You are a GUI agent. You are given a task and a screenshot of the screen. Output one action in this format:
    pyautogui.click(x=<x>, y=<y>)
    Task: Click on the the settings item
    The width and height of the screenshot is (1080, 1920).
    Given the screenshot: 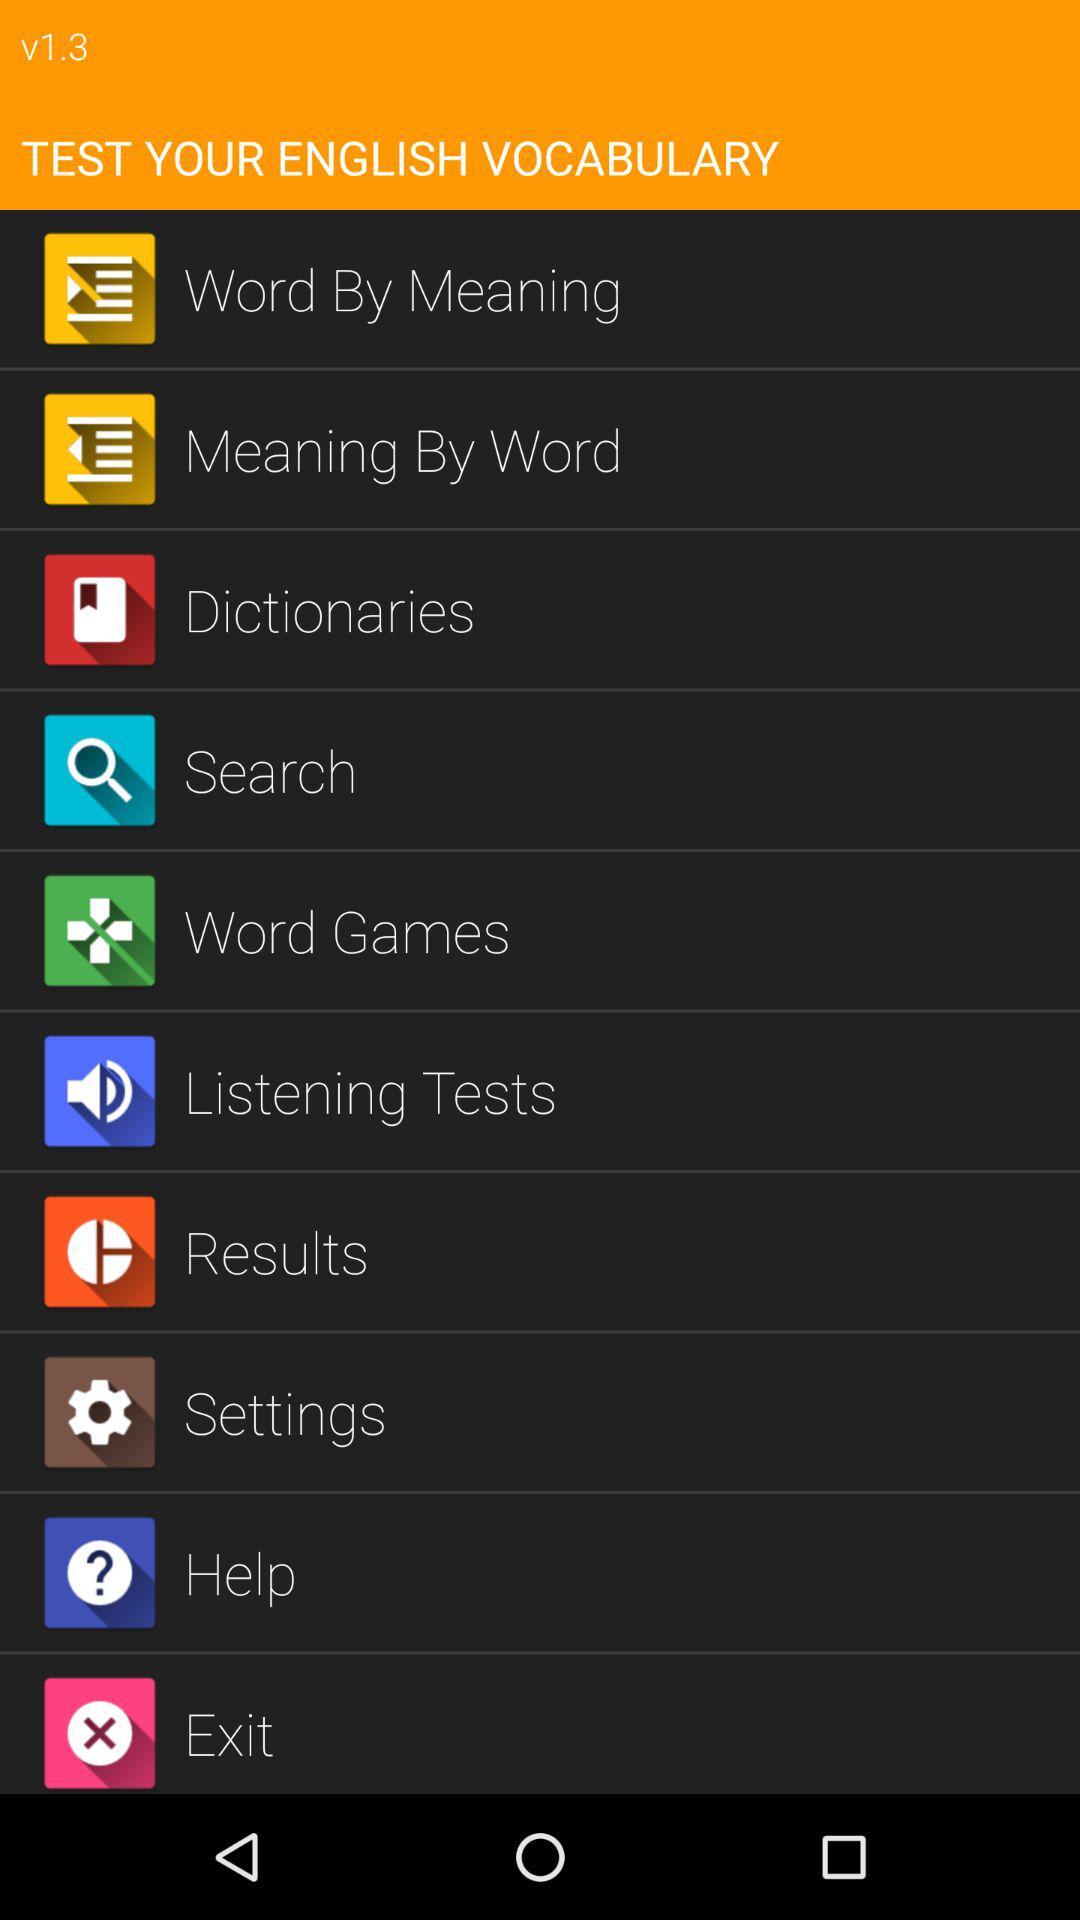 What is the action you would take?
    pyautogui.click(x=623, y=1411)
    